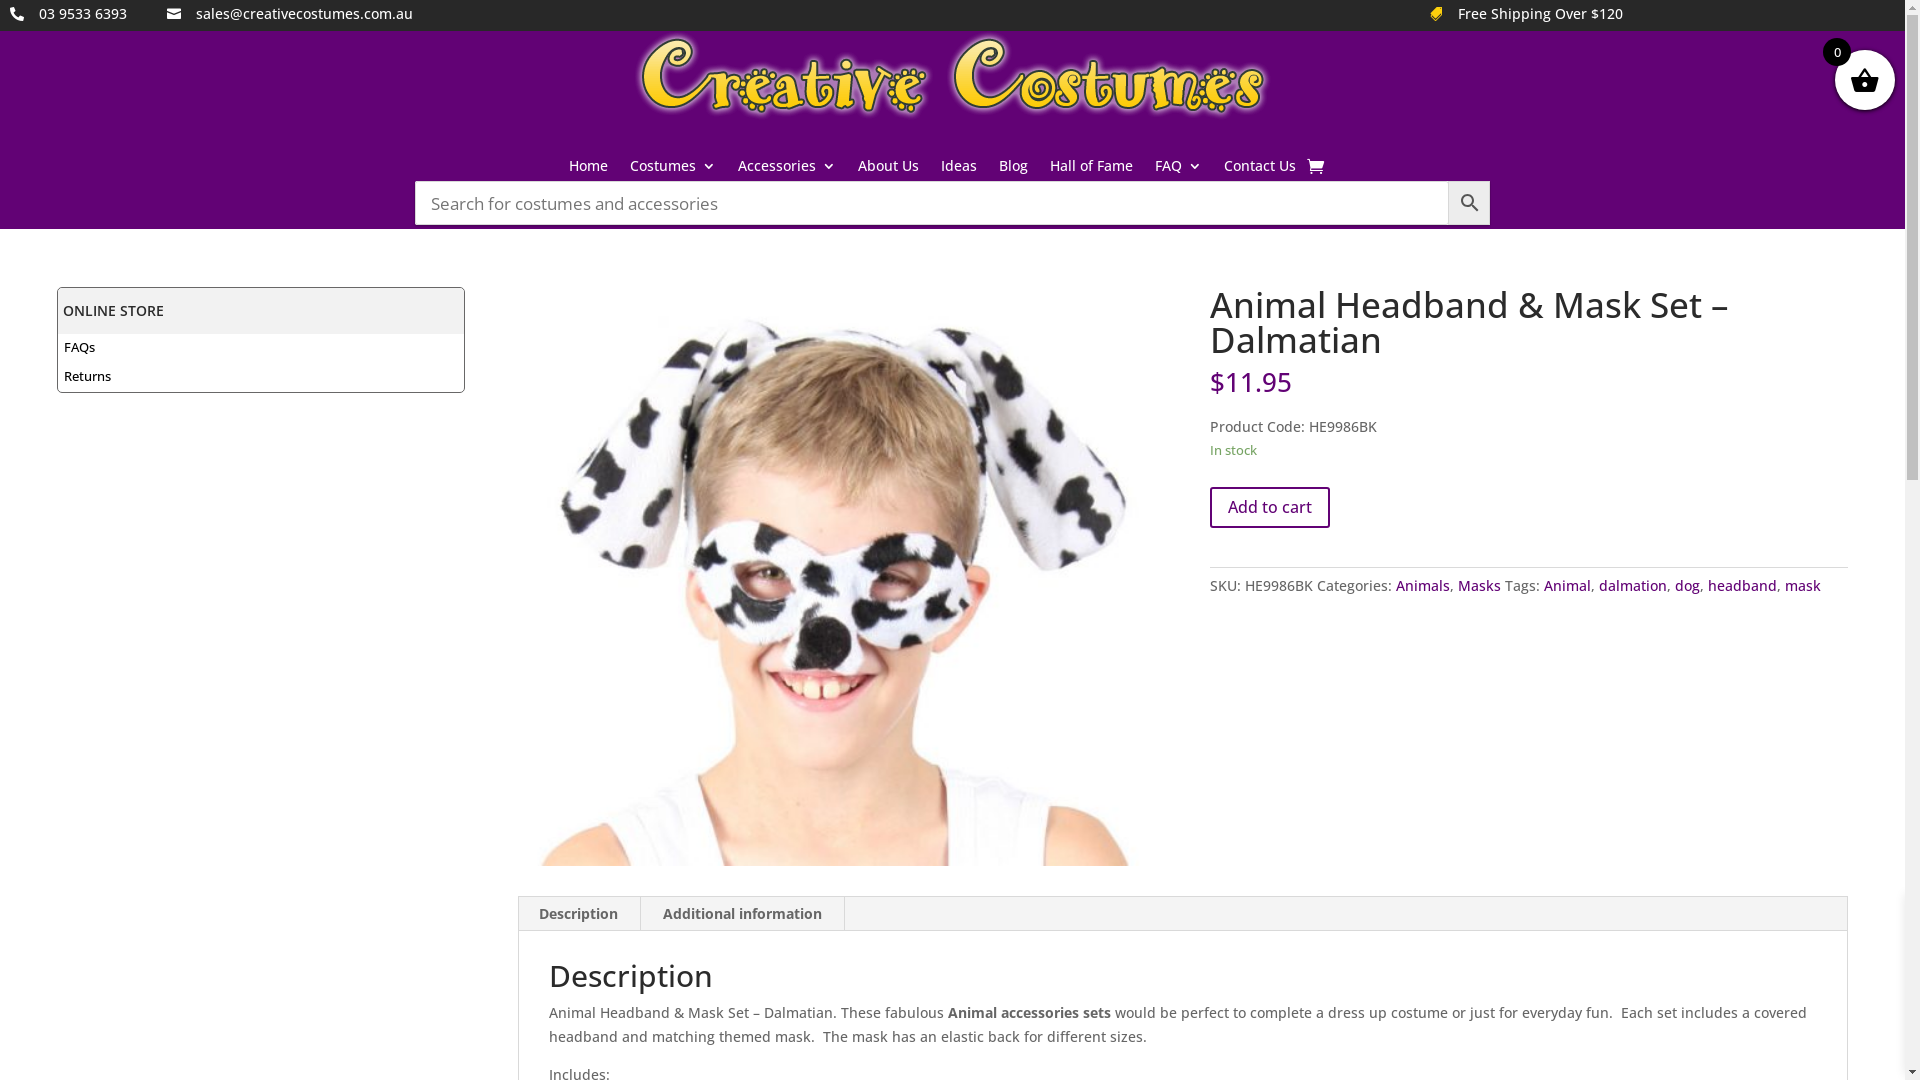 The image size is (1920, 1080). What do you see at coordinates (887, 168) in the screenshot?
I see `'About Us'` at bounding box center [887, 168].